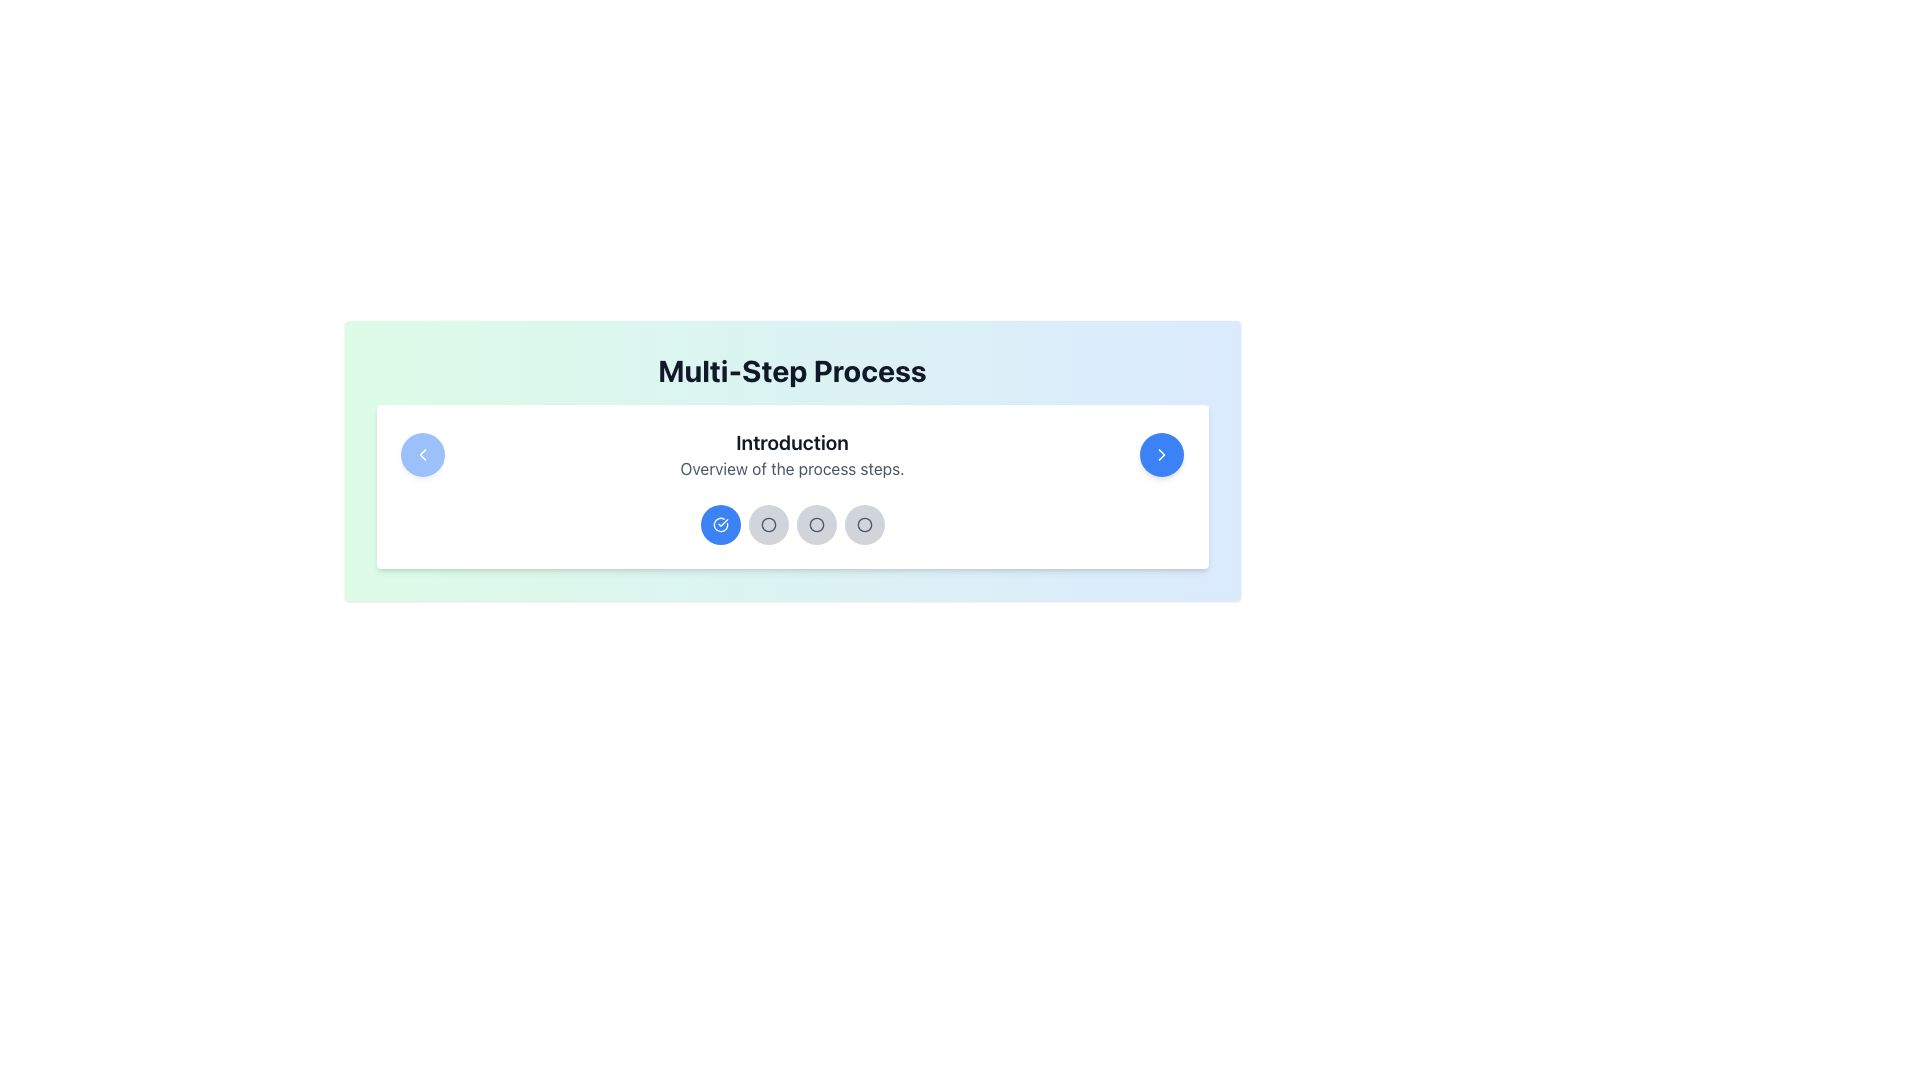 This screenshot has height=1080, width=1920. I want to click on the Icon (Chevron Right) which indicates forward navigation functionality within the forward navigation button located on the right-hand side of a card component, so click(1162, 455).